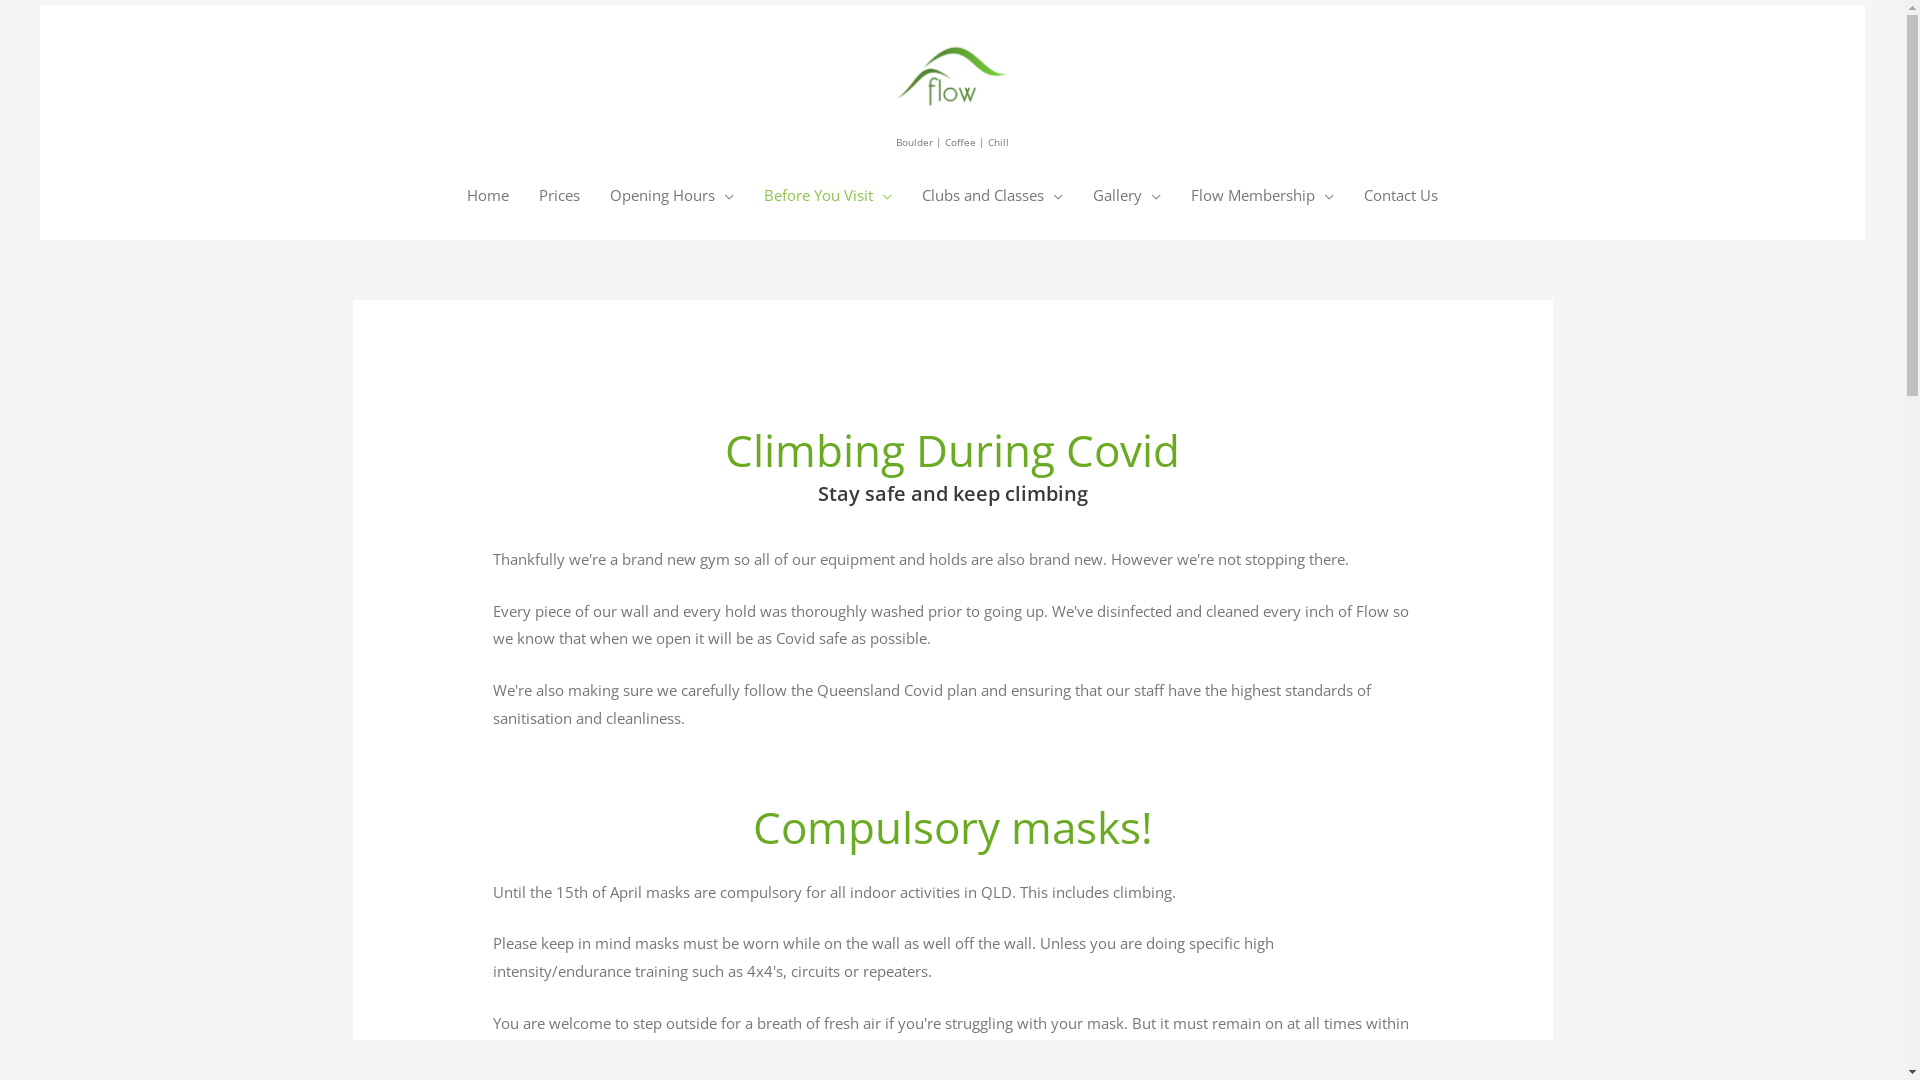 The width and height of the screenshot is (1920, 1080). What do you see at coordinates (450, 195) in the screenshot?
I see `'Home'` at bounding box center [450, 195].